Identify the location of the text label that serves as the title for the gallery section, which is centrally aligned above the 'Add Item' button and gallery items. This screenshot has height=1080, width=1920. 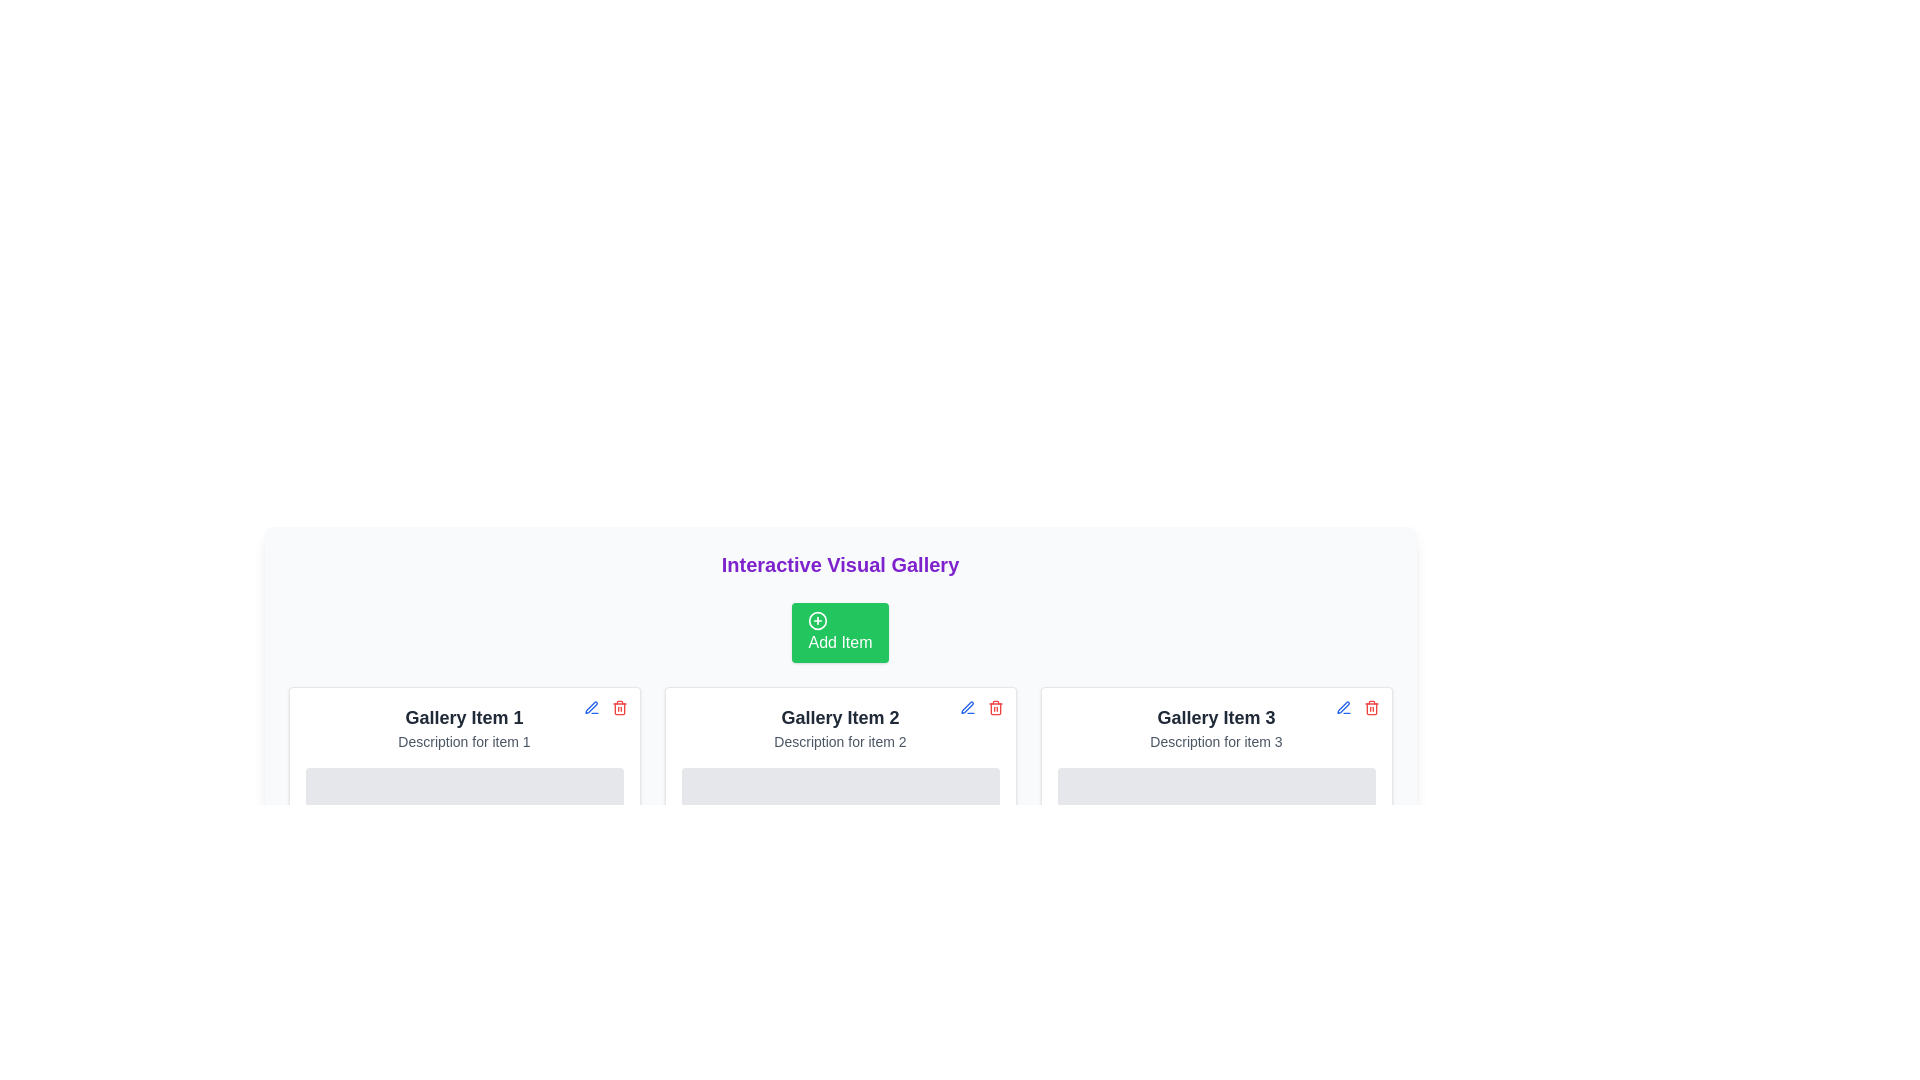
(840, 564).